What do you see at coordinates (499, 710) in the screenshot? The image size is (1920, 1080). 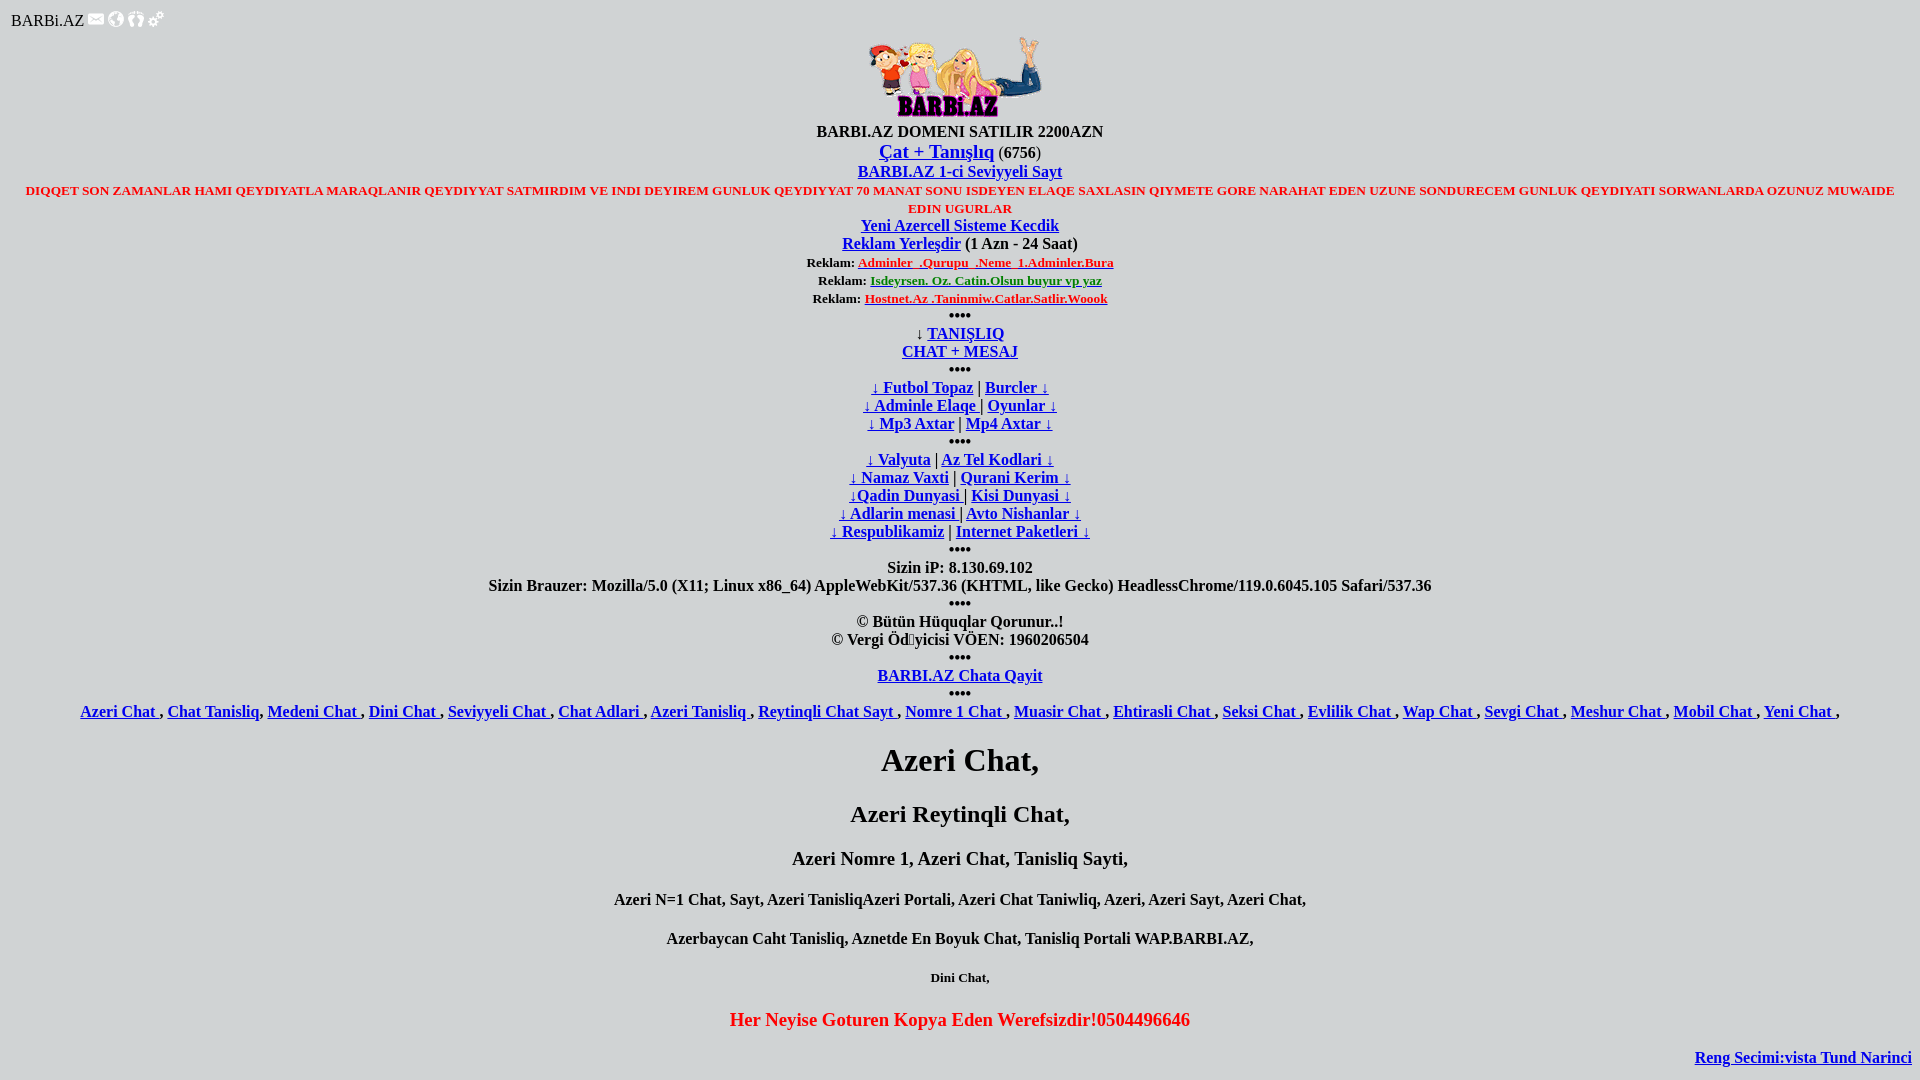 I see `'Seviyyeli Chat'` at bounding box center [499, 710].